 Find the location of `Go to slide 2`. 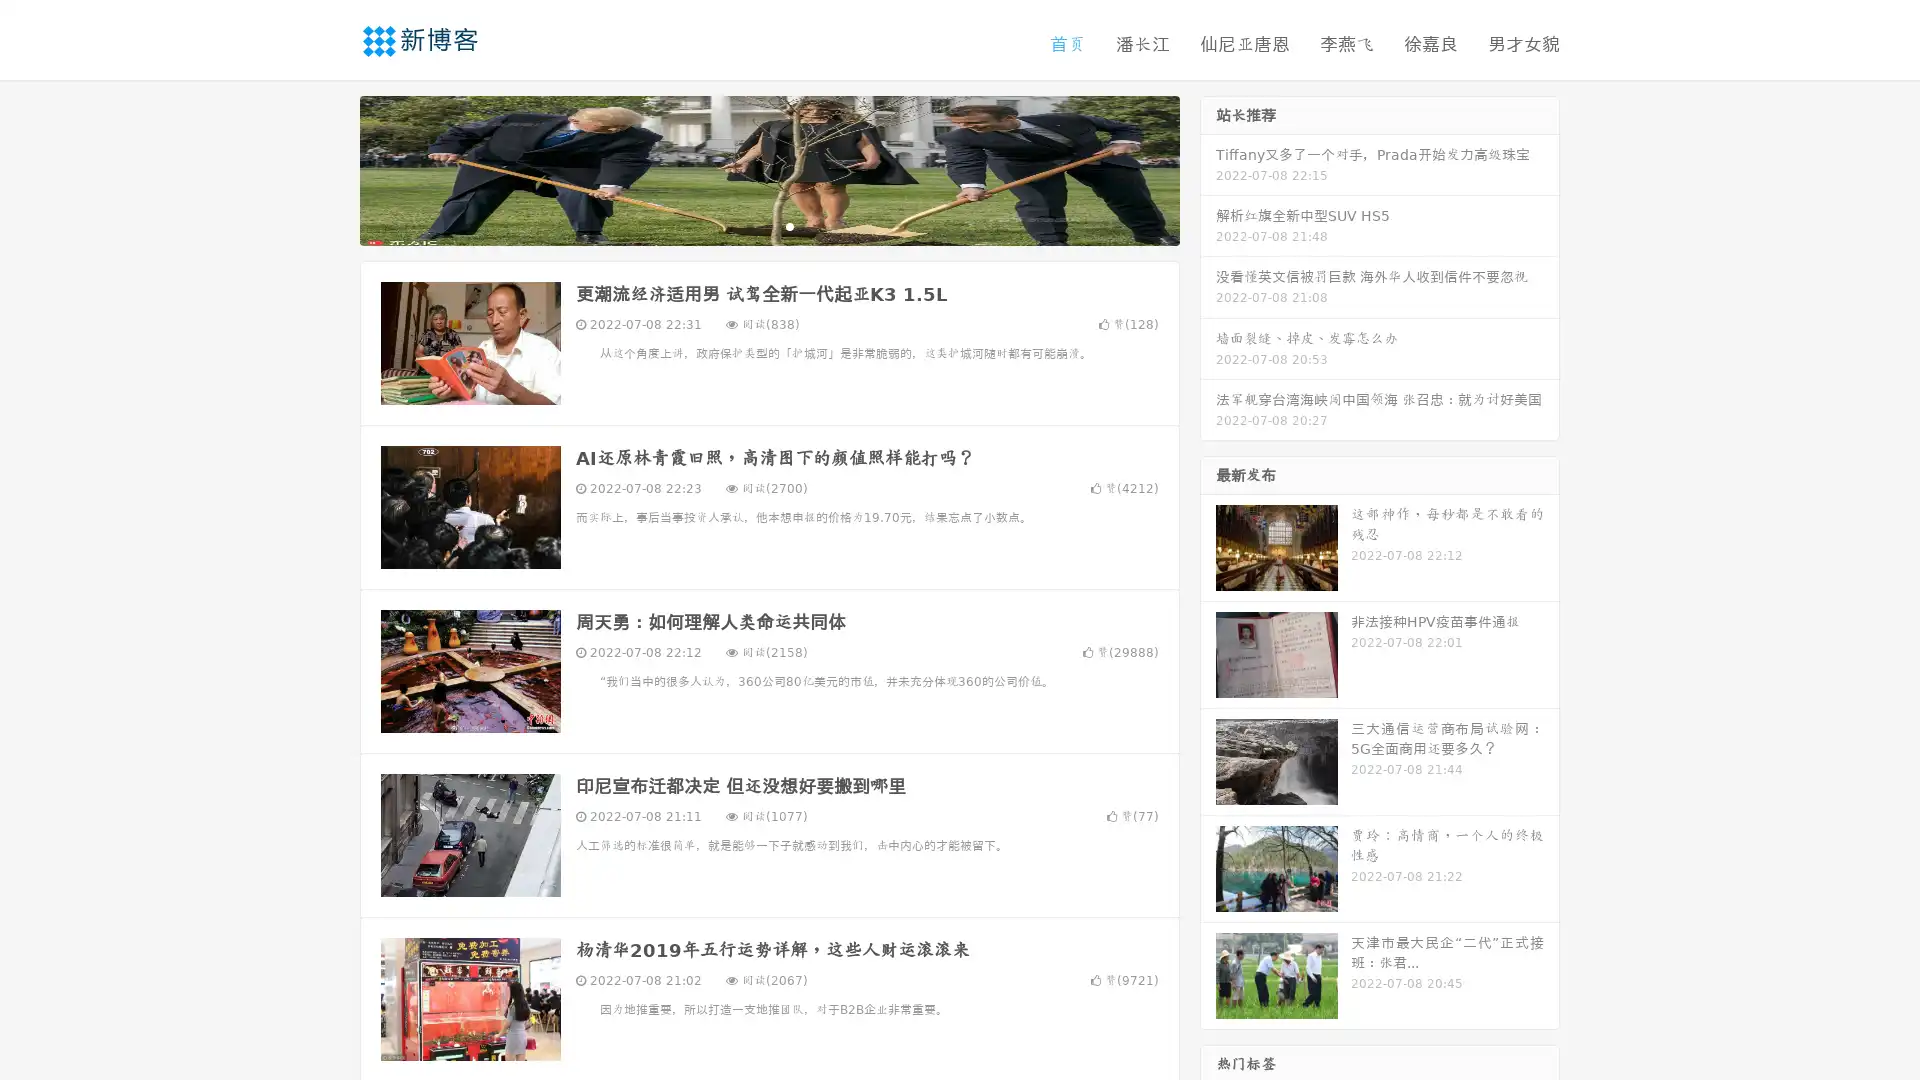

Go to slide 2 is located at coordinates (768, 225).